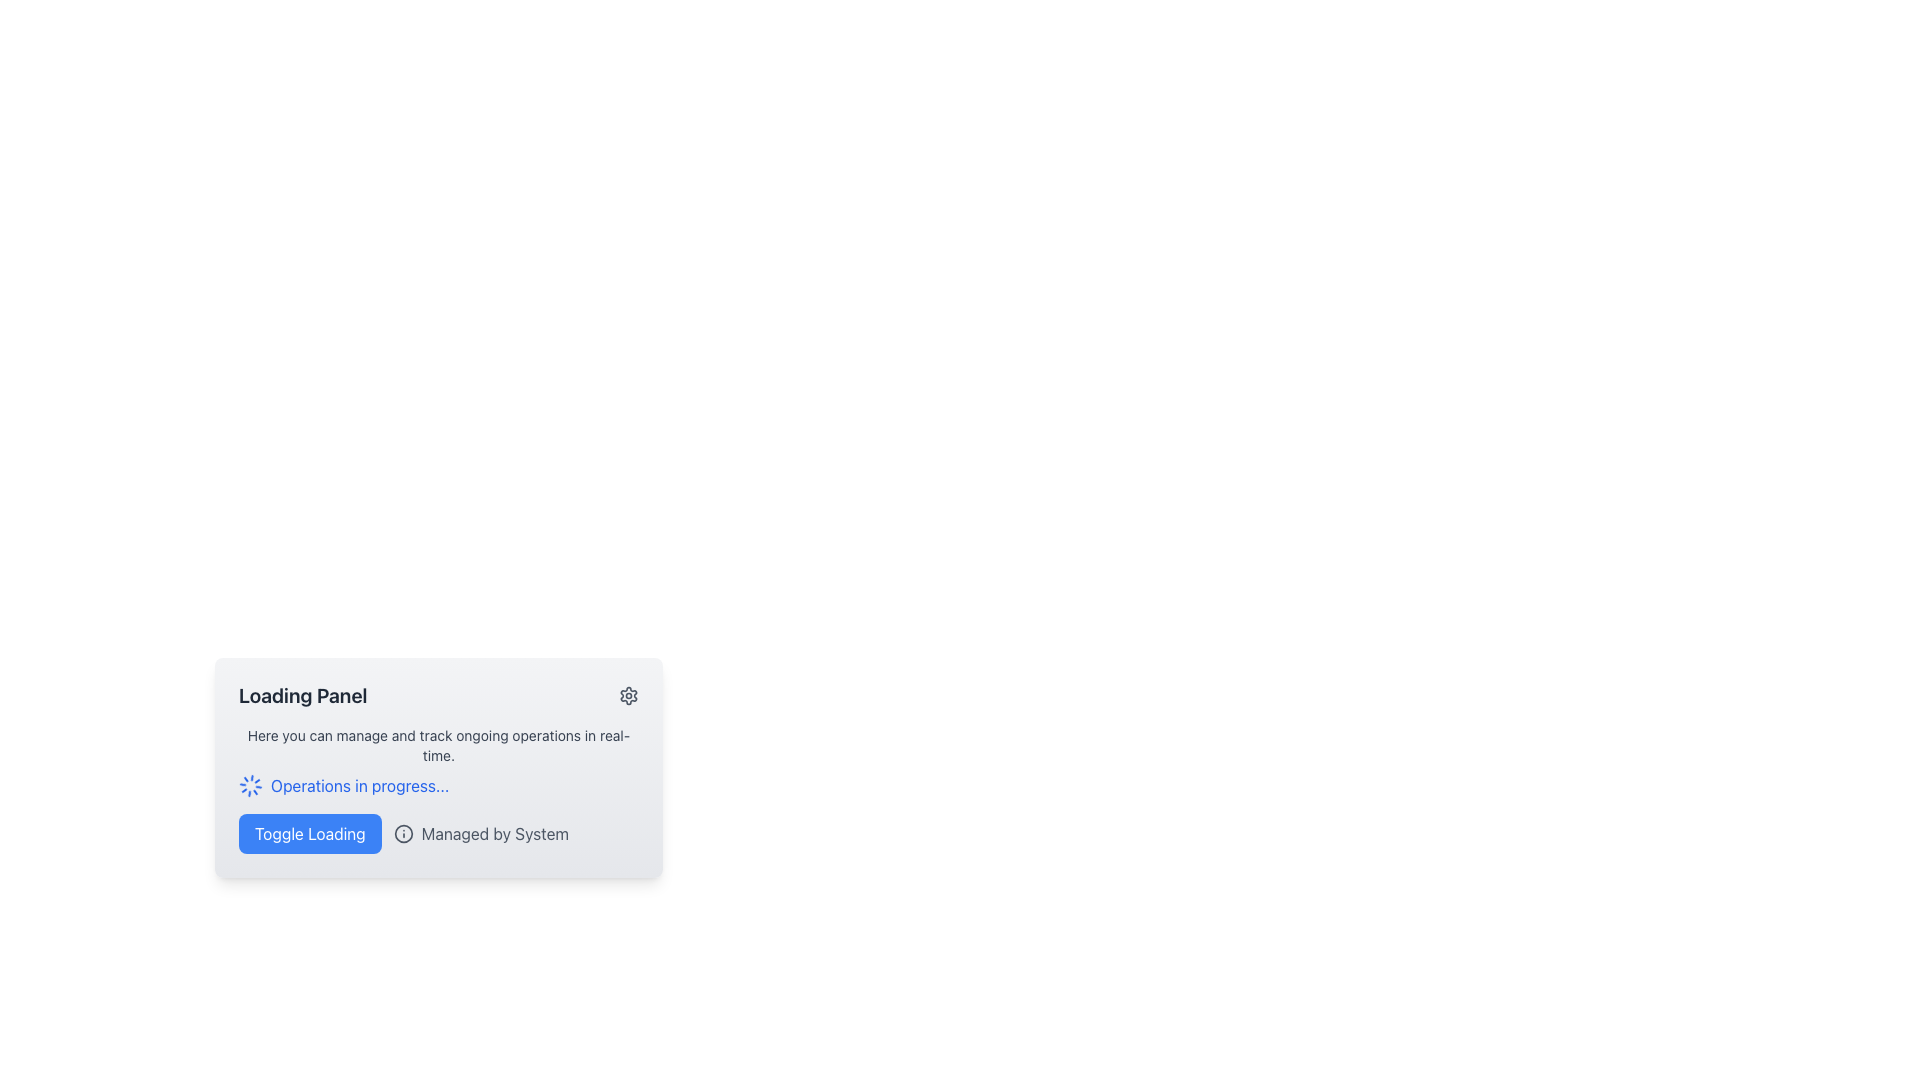  What do you see at coordinates (627, 694) in the screenshot?
I see `the settings button located on the right side of the header area within the 'Loading Panel' section` at bounding box center [627, 694].